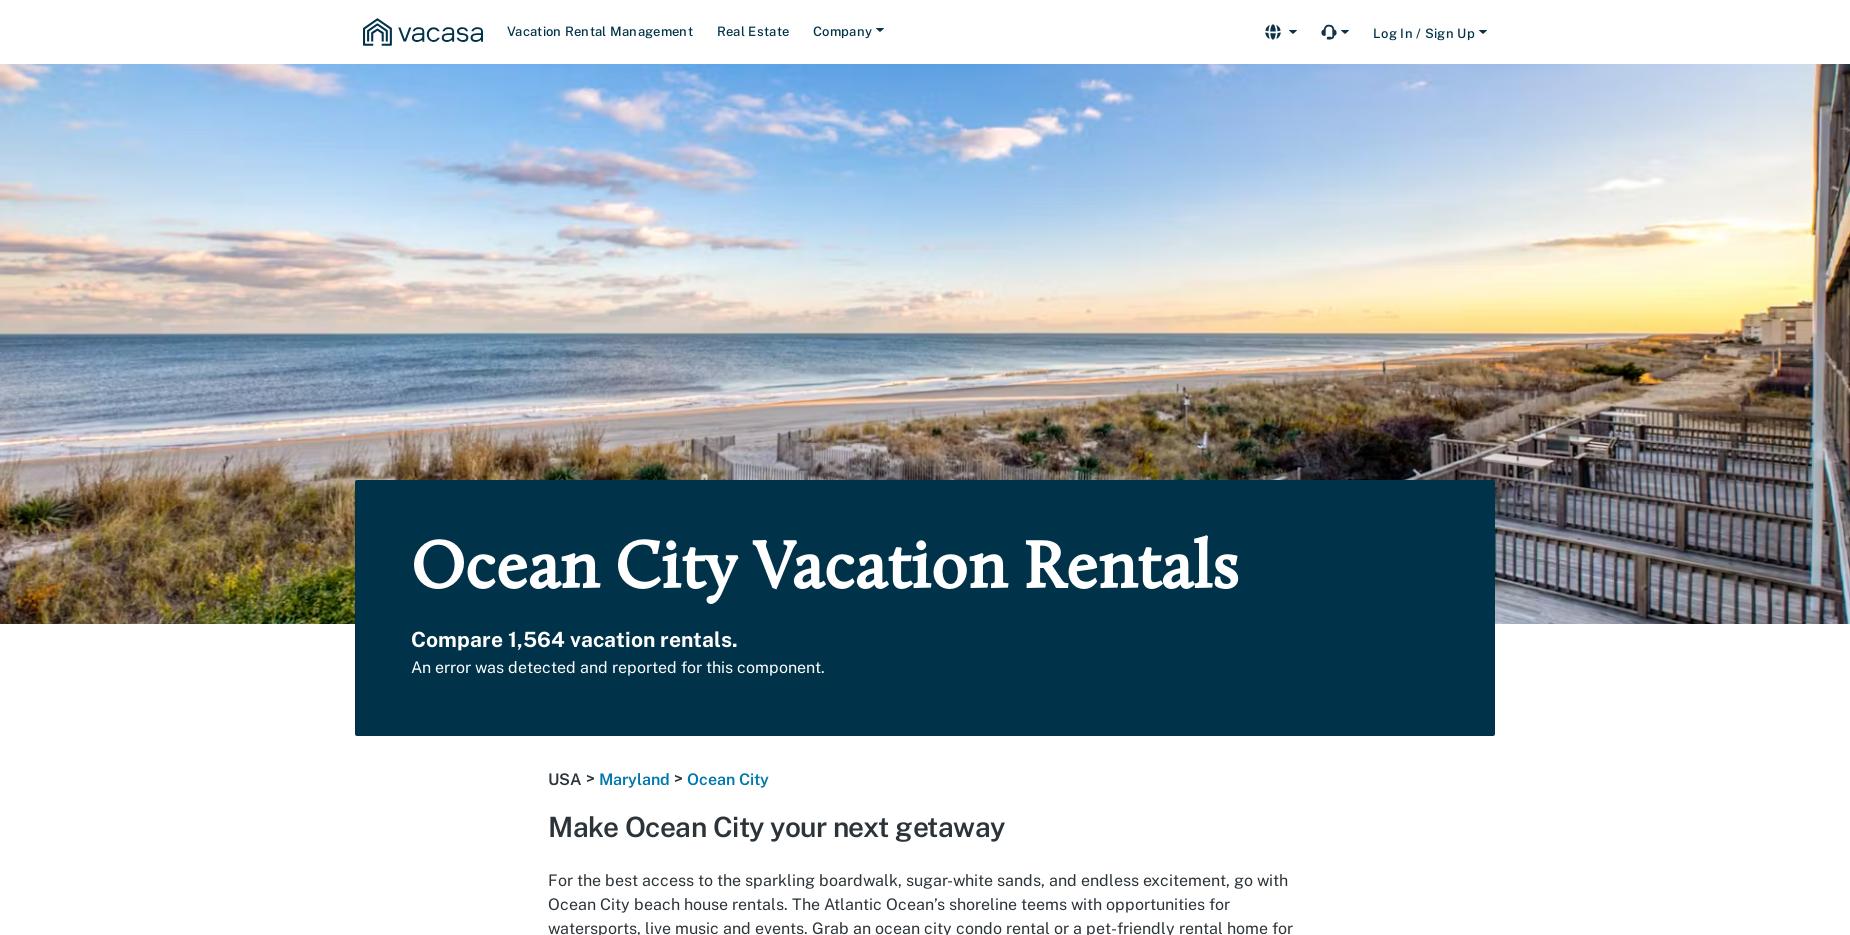 This screenshot has height=935, width=1850. I want to click on 'Company', so click(842, 30).